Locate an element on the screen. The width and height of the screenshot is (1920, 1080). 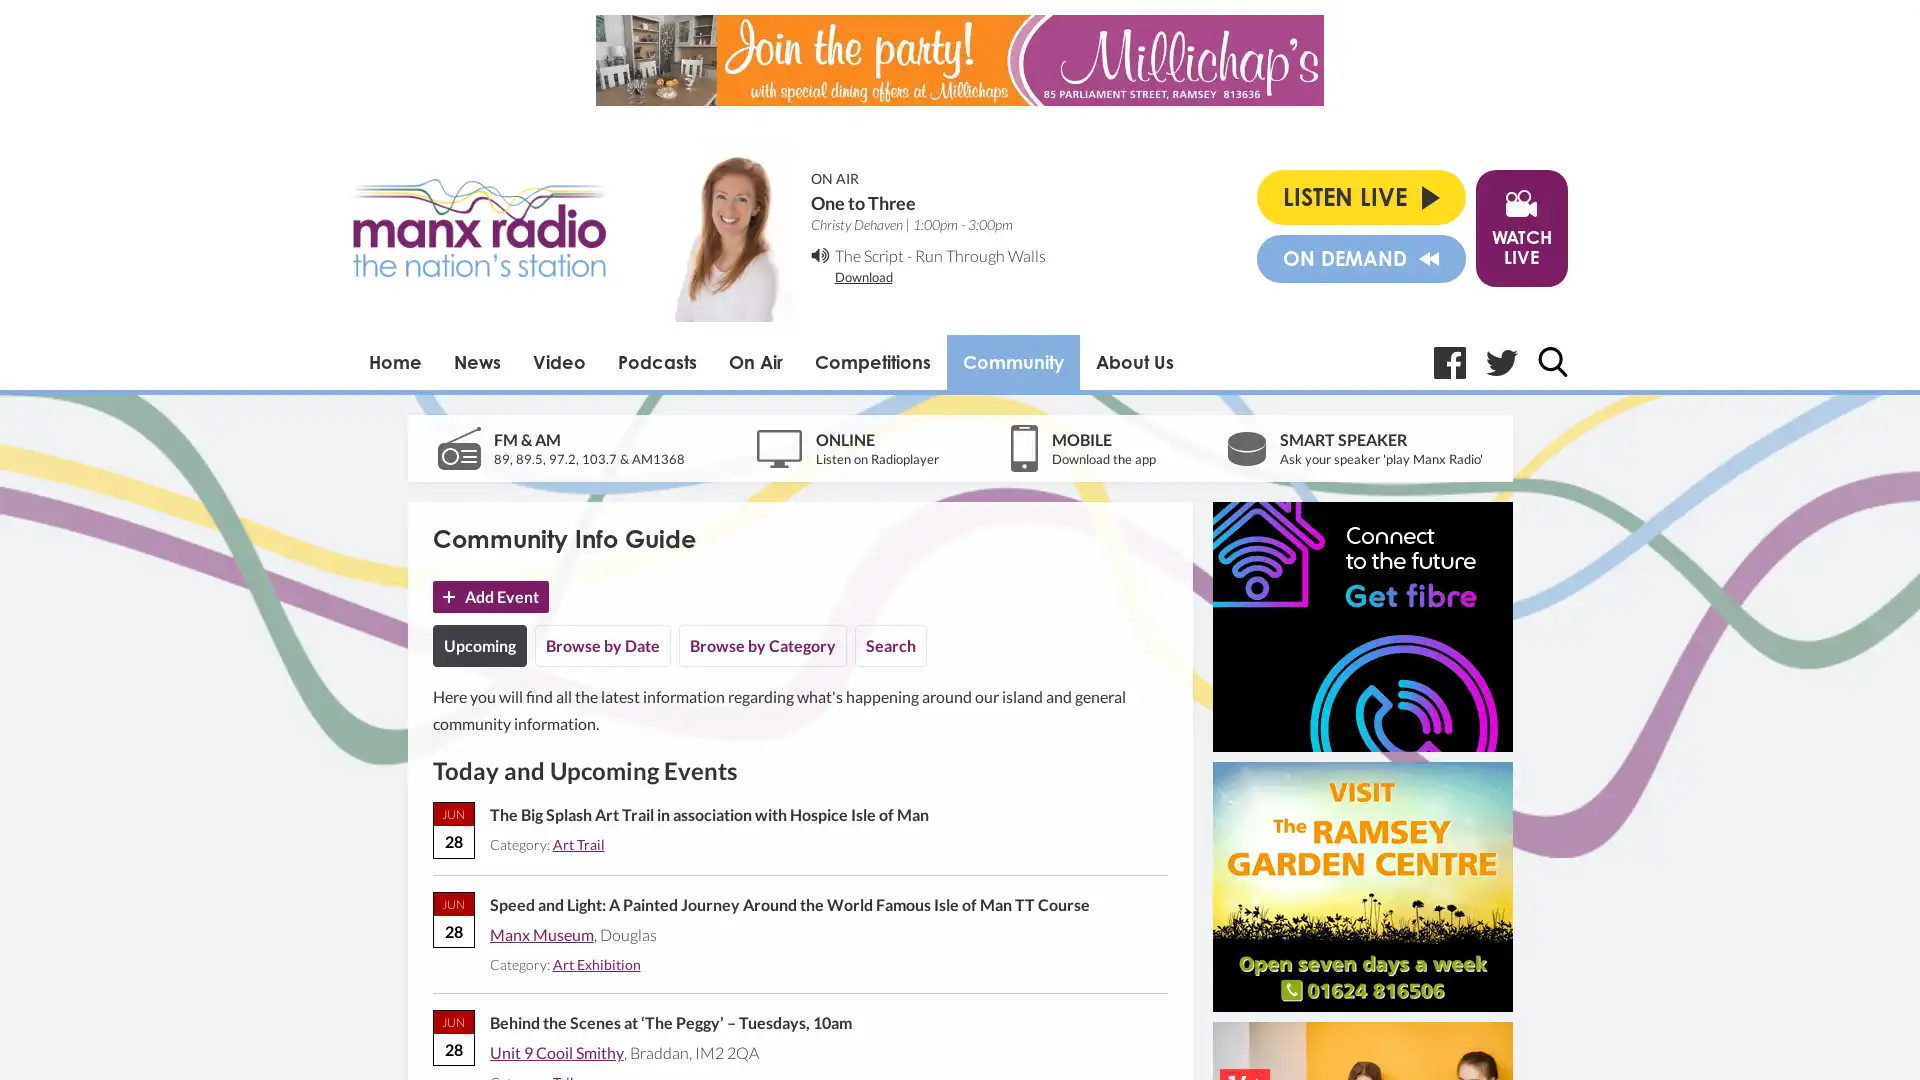
Toggle Search Visibility is located at coordinates (1550, 361).